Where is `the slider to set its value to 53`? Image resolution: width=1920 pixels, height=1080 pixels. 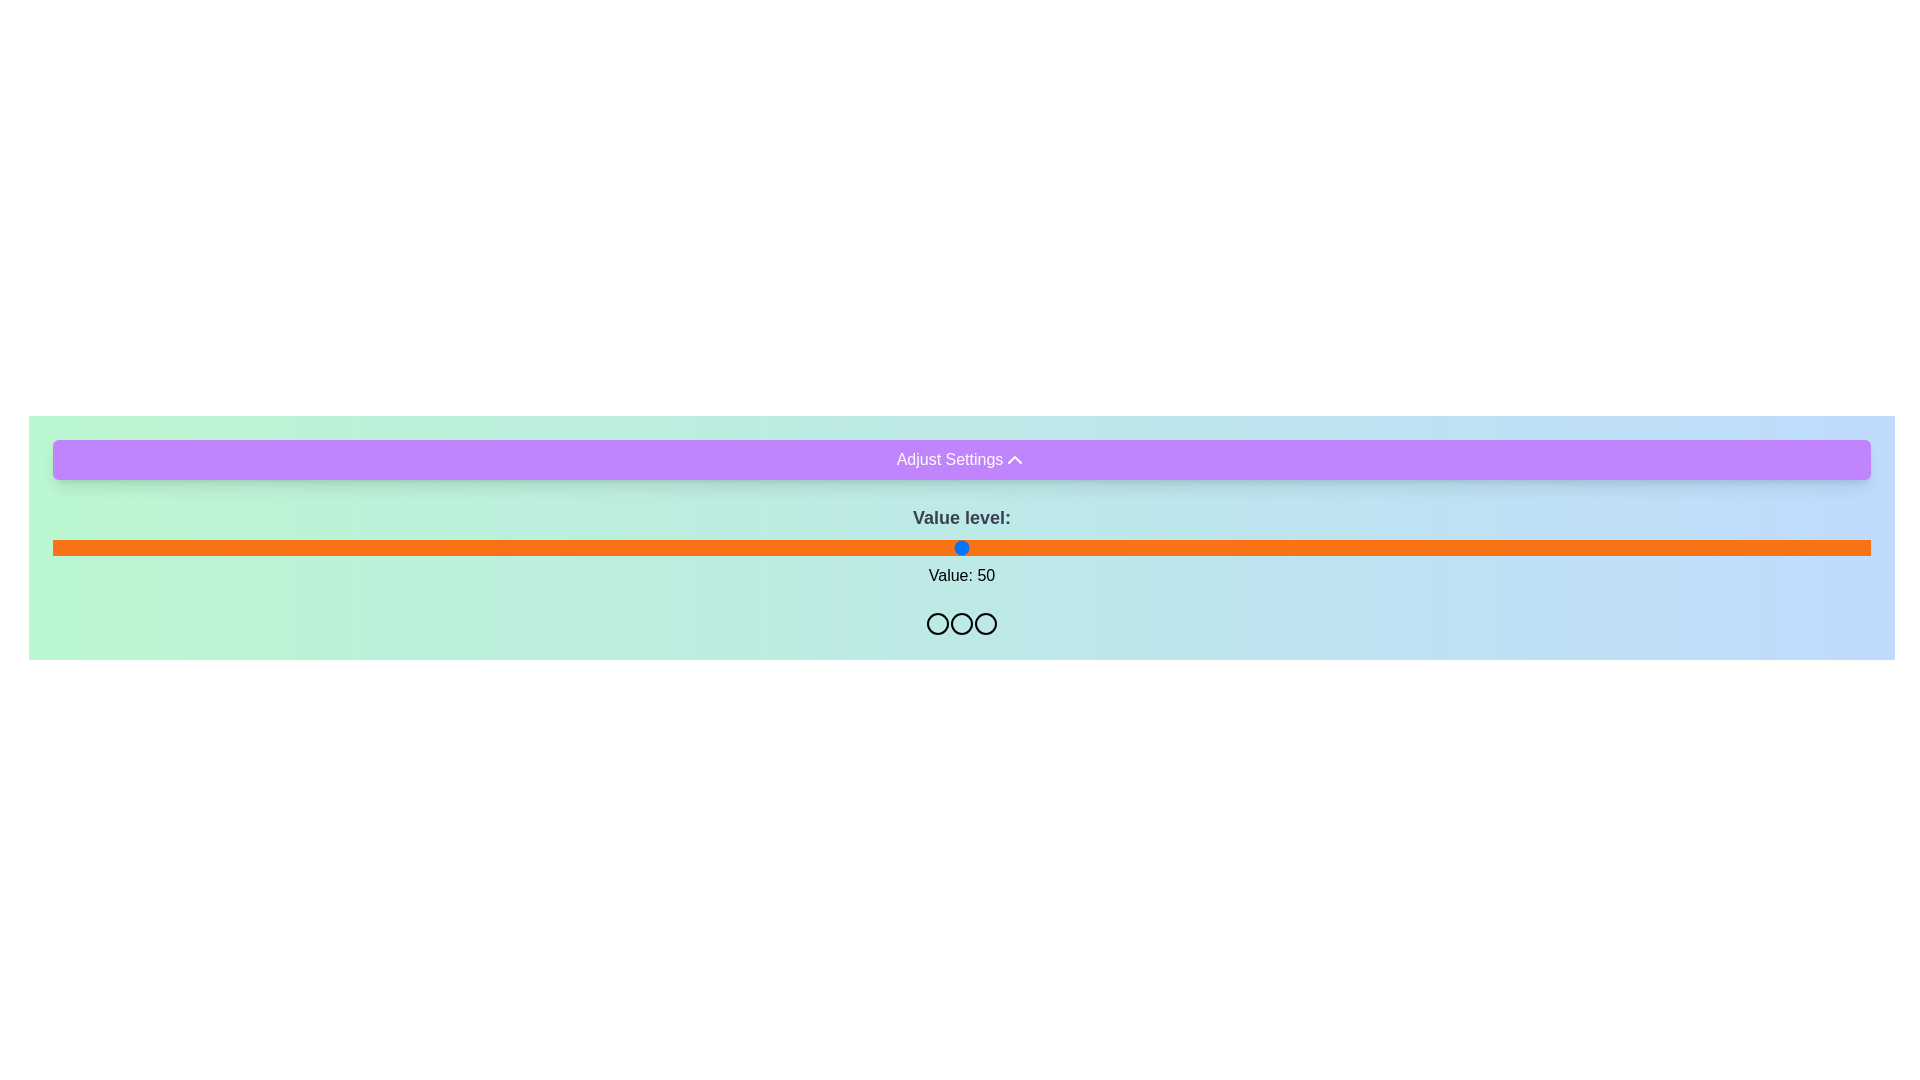 the slider to set its value to 53 is located at coordinates (1016, 547).